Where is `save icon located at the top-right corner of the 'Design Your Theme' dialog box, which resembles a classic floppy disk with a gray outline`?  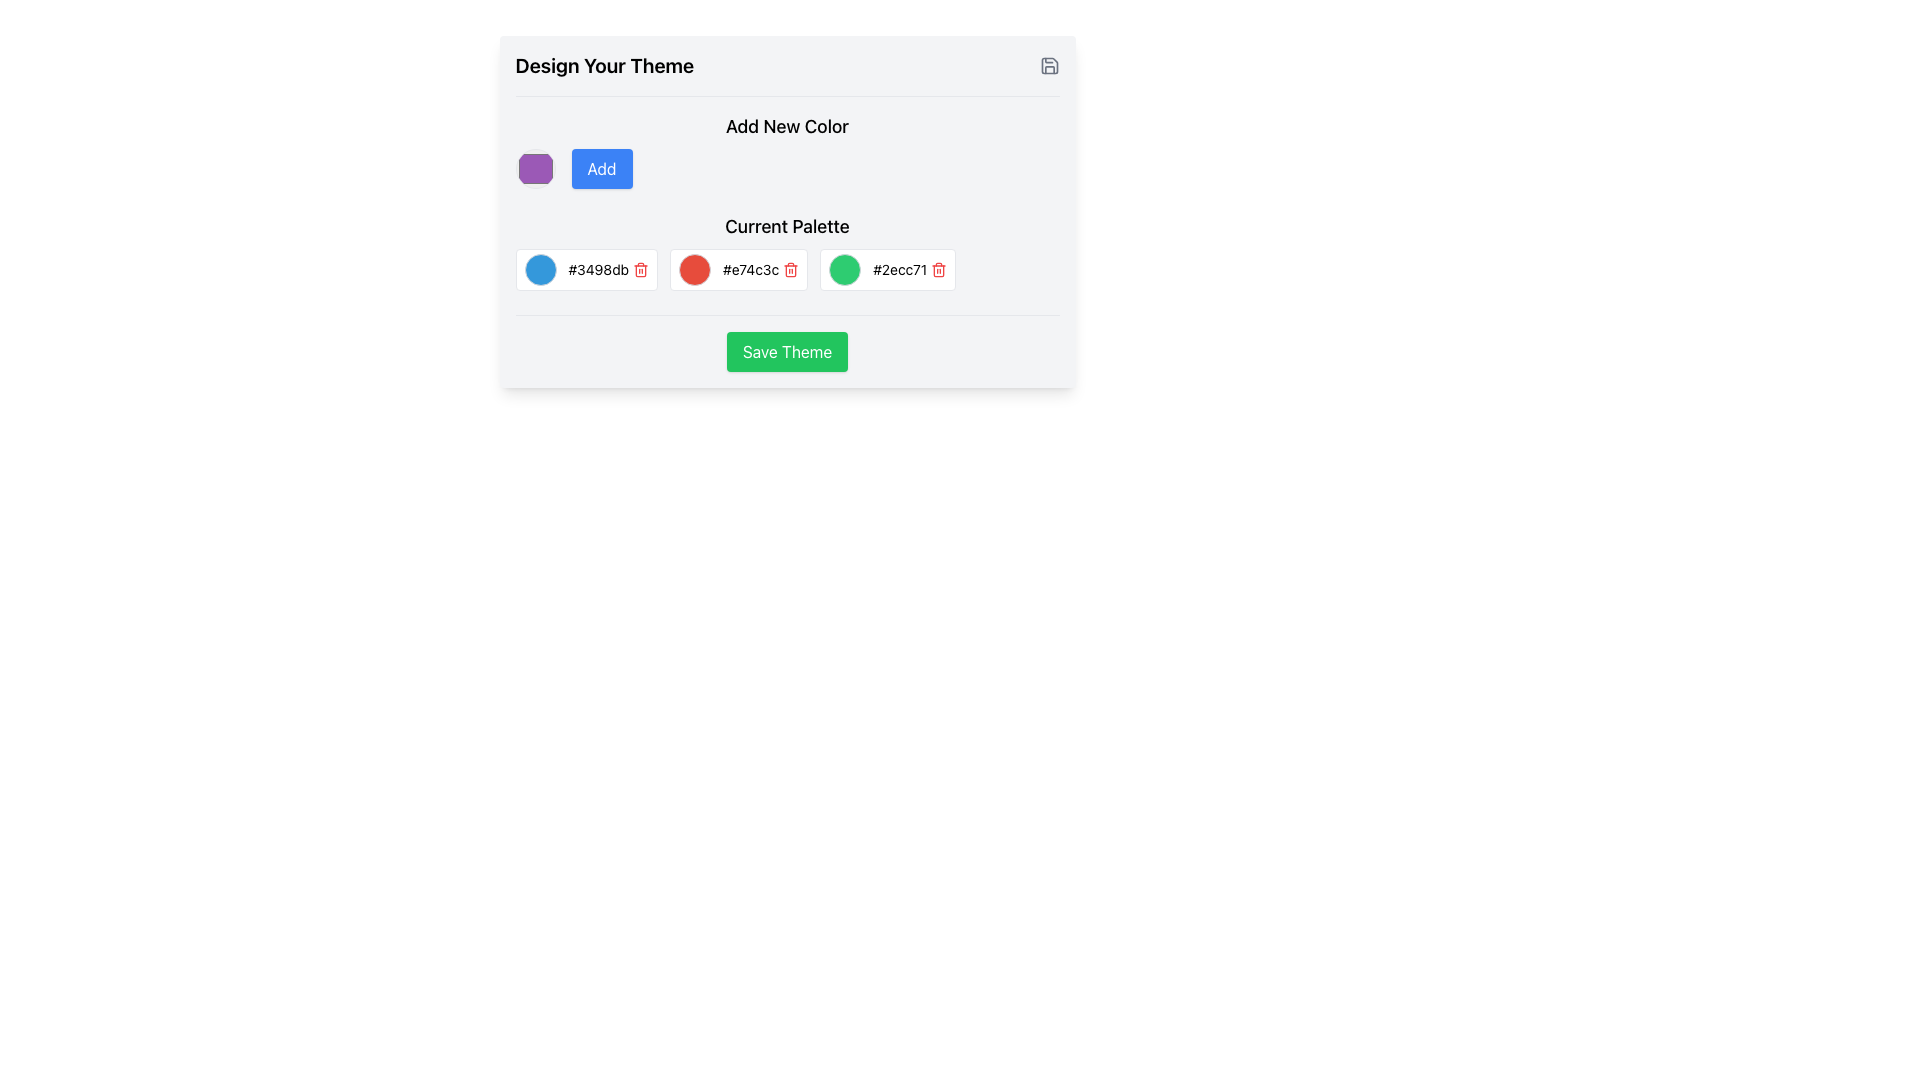 save icon located at the top-right corner of the 'Design Your Theme' dialog box, which resembles a classic floppy disk with a gray outline is located at coordinates (1048, 64).